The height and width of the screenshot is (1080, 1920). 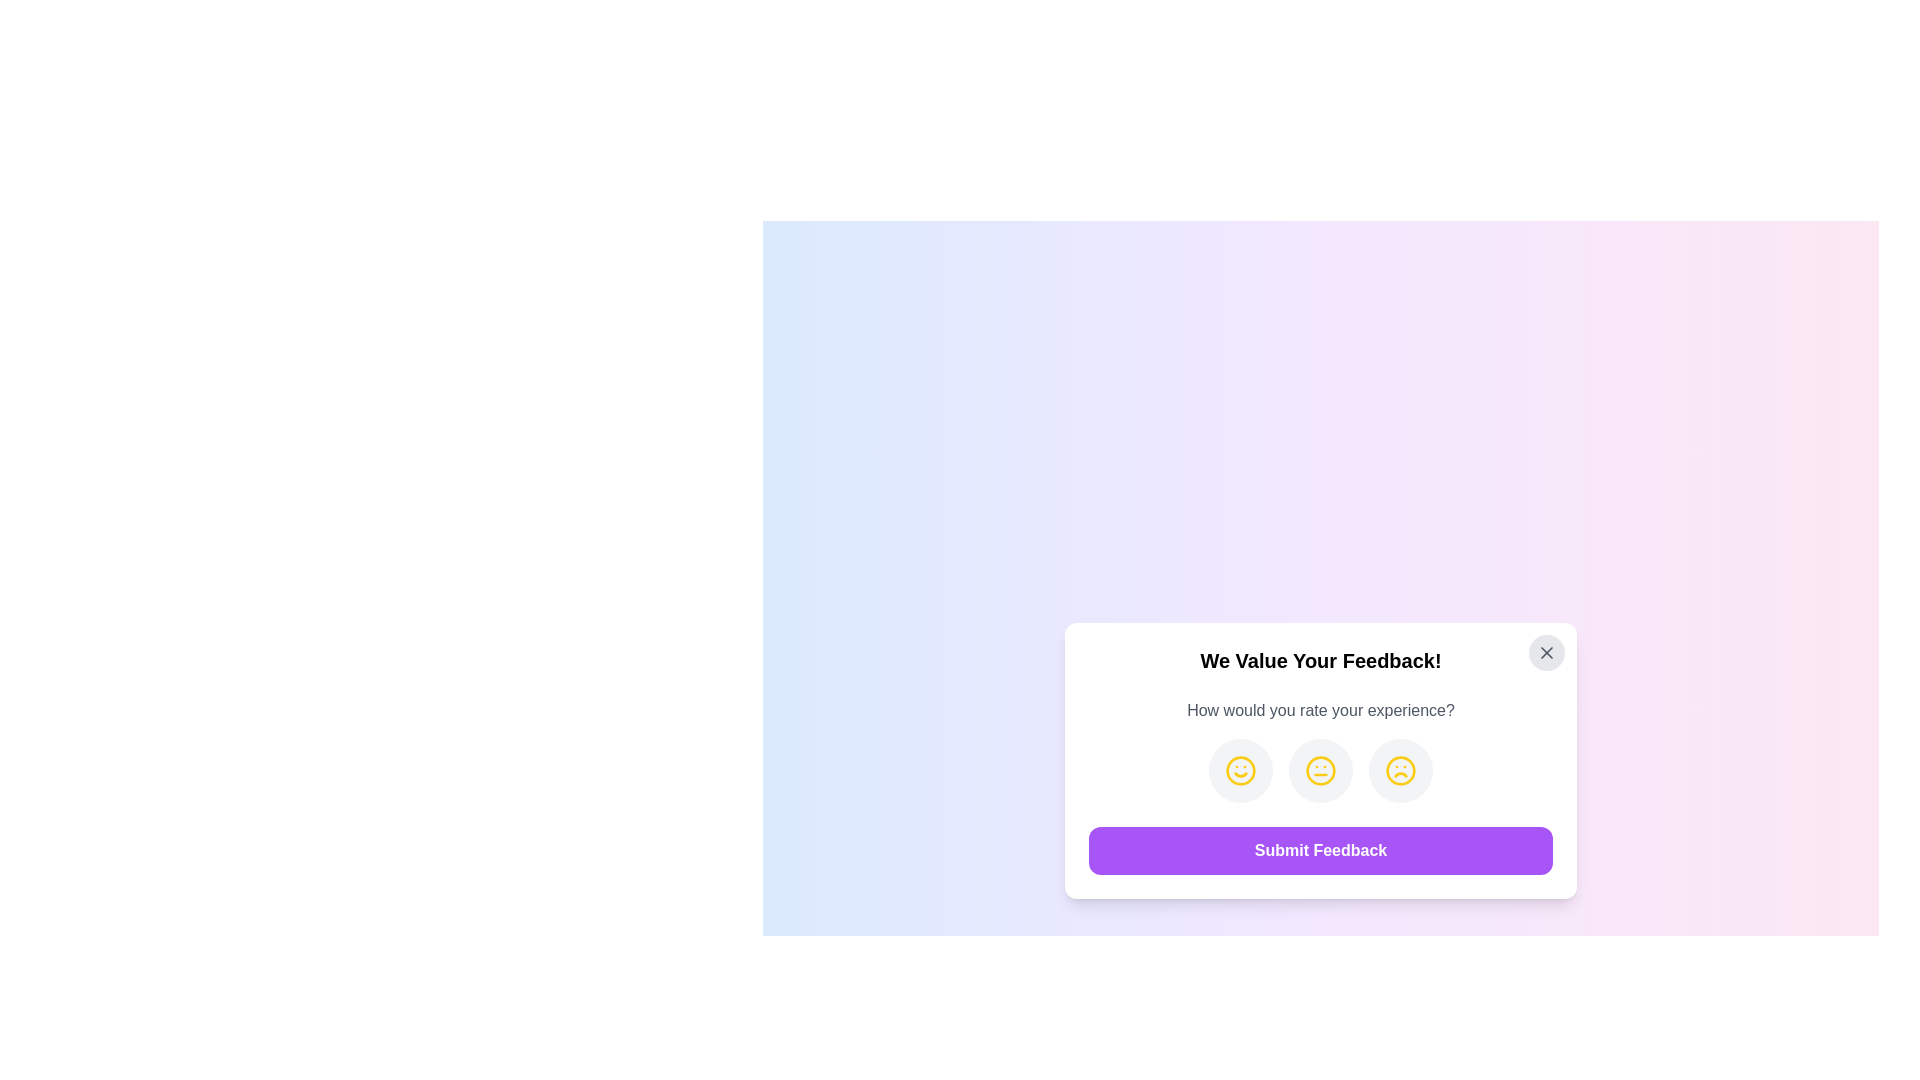 I want to click on the circular button with a light gray background and a yellow frown face icon, located at the rightmost position in a sequence of three buttons below the prompt 'How would you rate your experience?' for keyboard navigation, so click(x=1400, y=770).